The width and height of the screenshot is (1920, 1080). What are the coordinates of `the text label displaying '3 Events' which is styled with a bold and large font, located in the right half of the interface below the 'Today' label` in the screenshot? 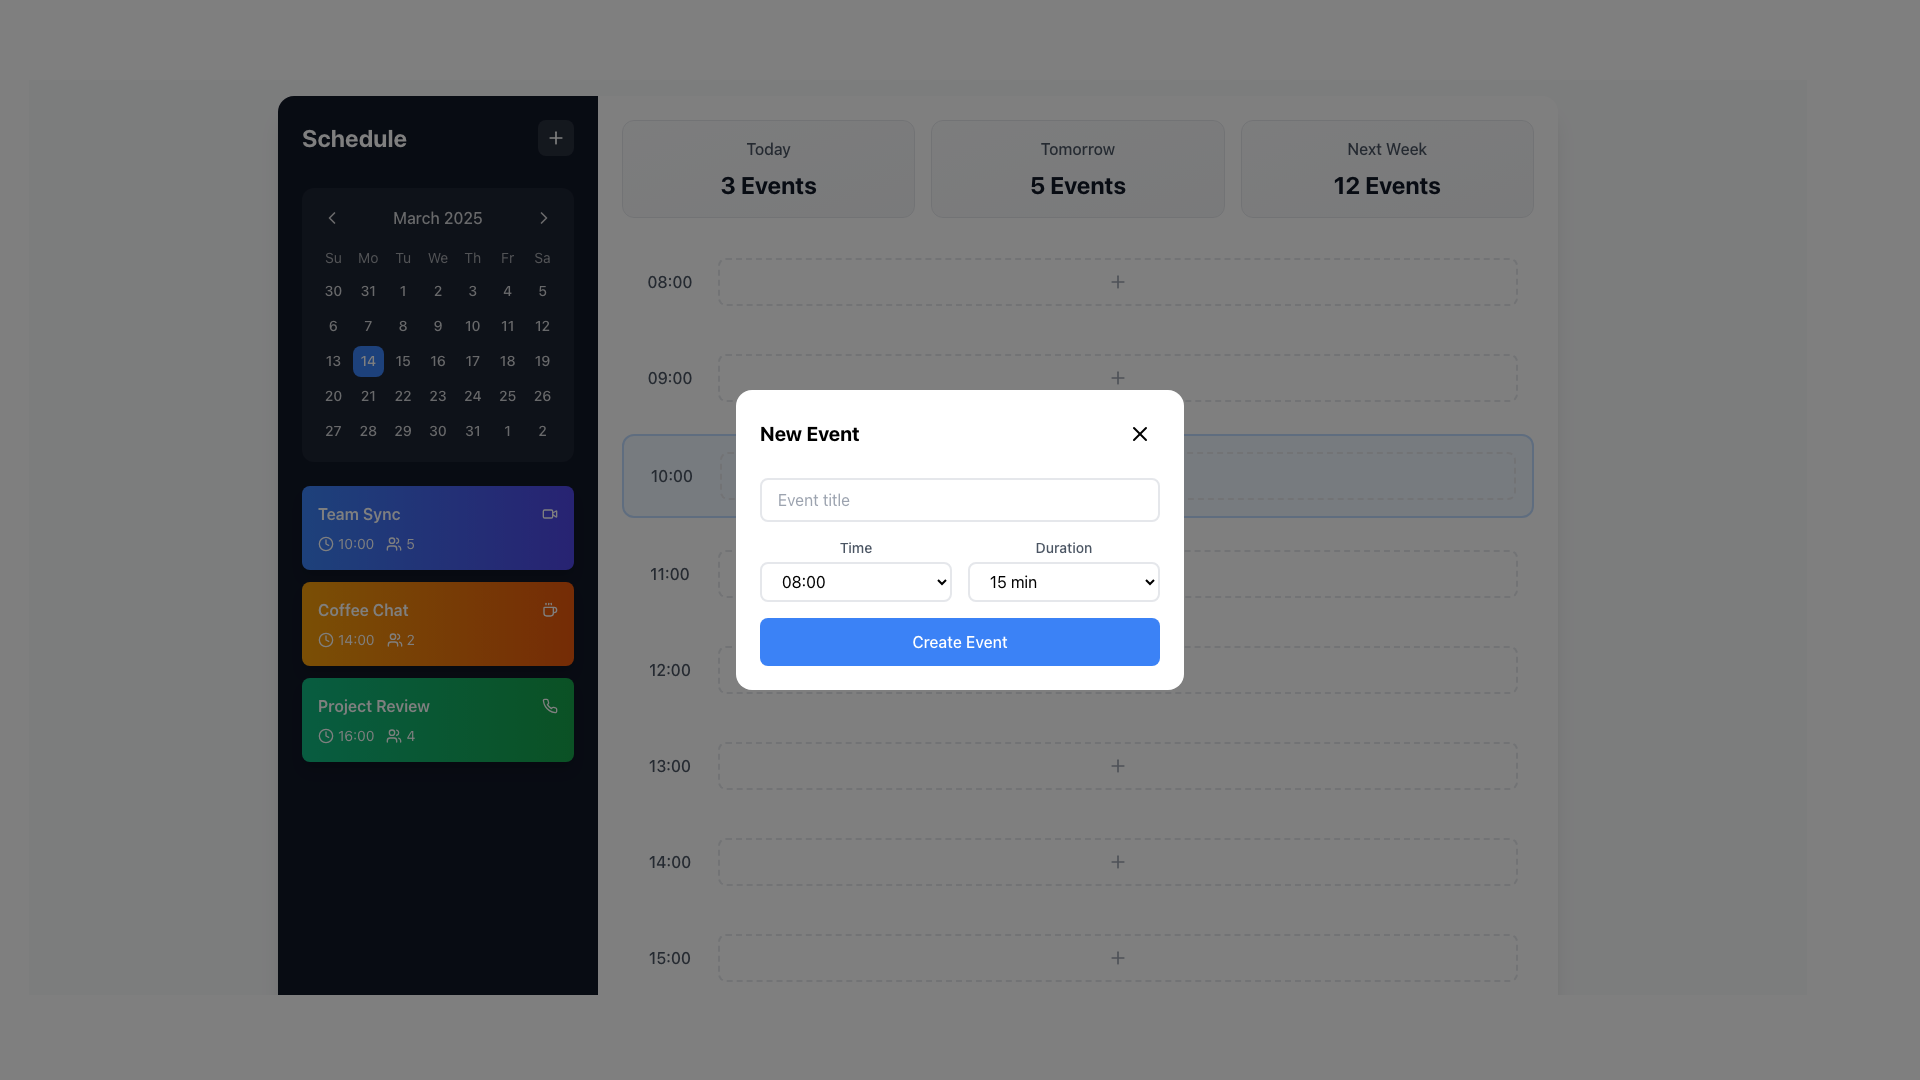 It's located at (767, 185).